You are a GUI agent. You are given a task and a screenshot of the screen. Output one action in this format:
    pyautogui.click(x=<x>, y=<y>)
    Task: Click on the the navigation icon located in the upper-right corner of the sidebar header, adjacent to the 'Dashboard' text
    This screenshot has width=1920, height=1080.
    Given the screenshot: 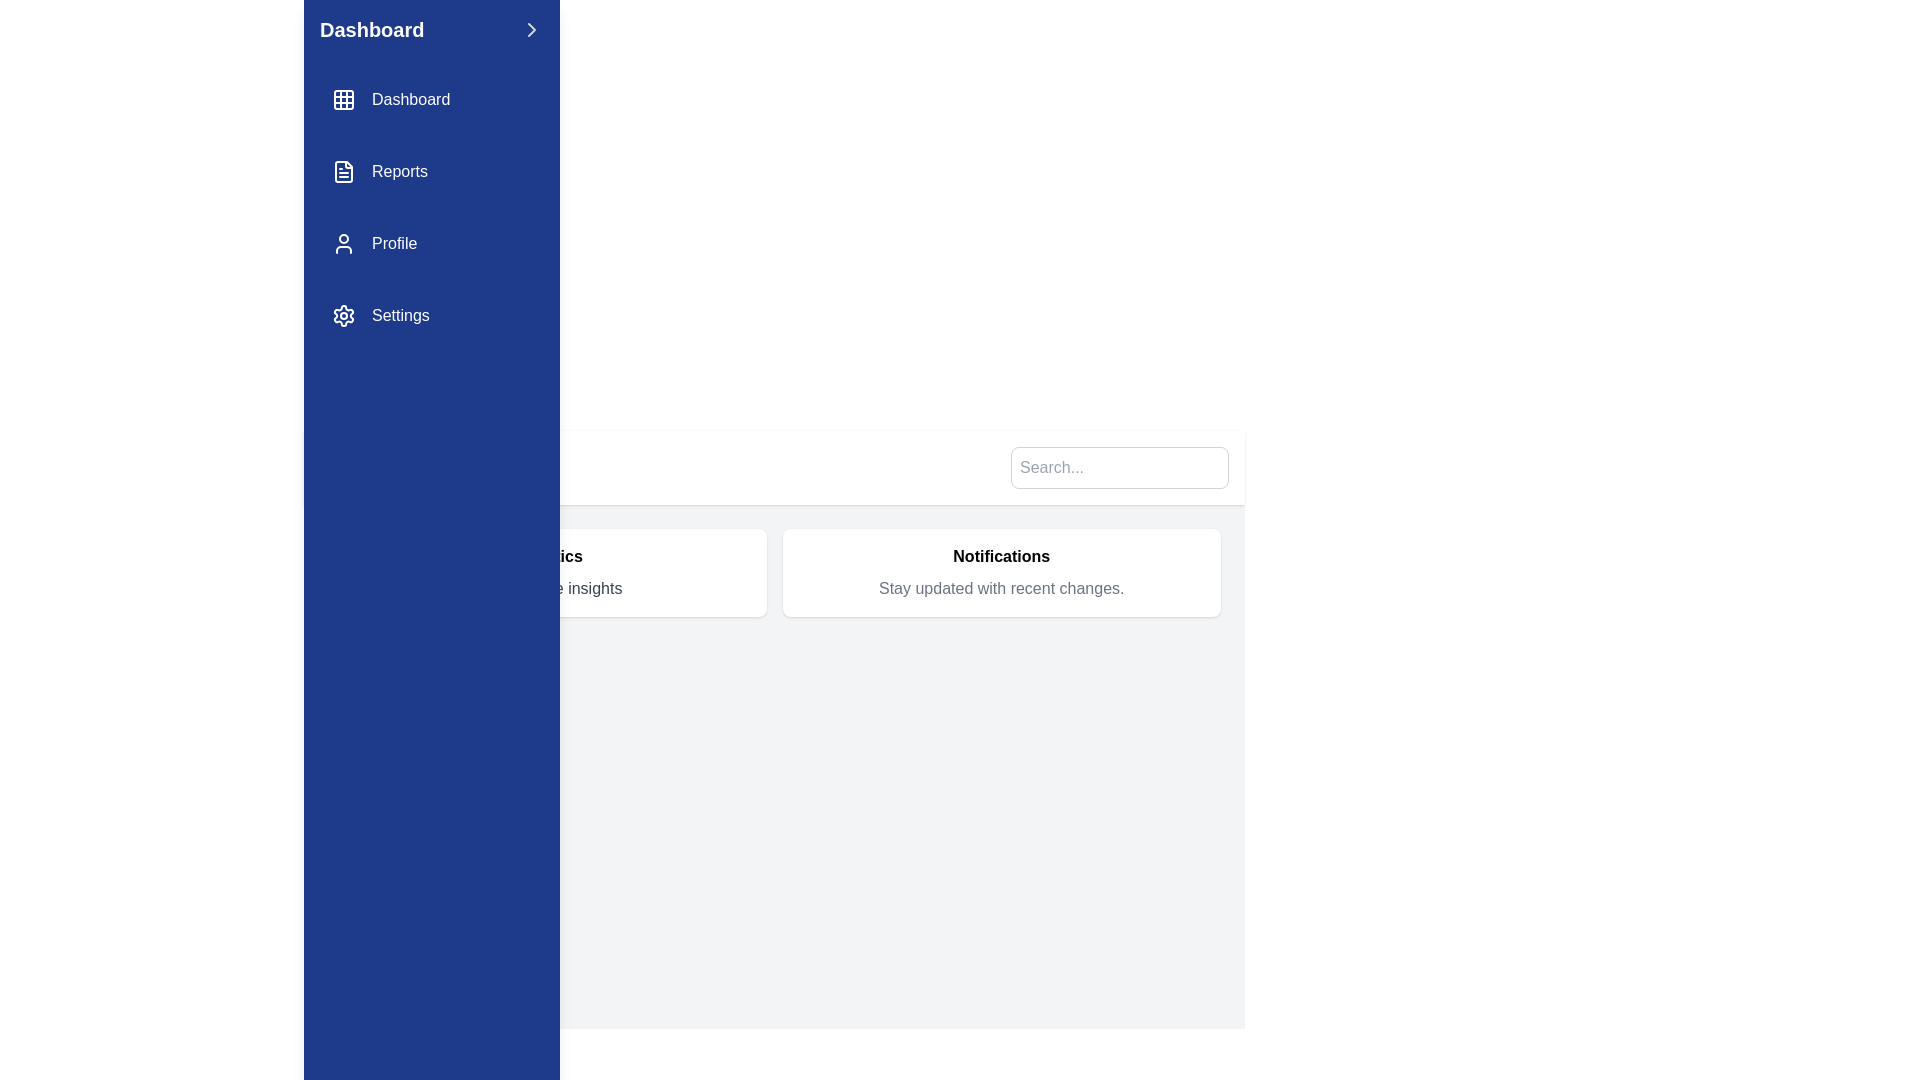 What is the action you would take?
    pyautogui.click(x=532, y=30)
    